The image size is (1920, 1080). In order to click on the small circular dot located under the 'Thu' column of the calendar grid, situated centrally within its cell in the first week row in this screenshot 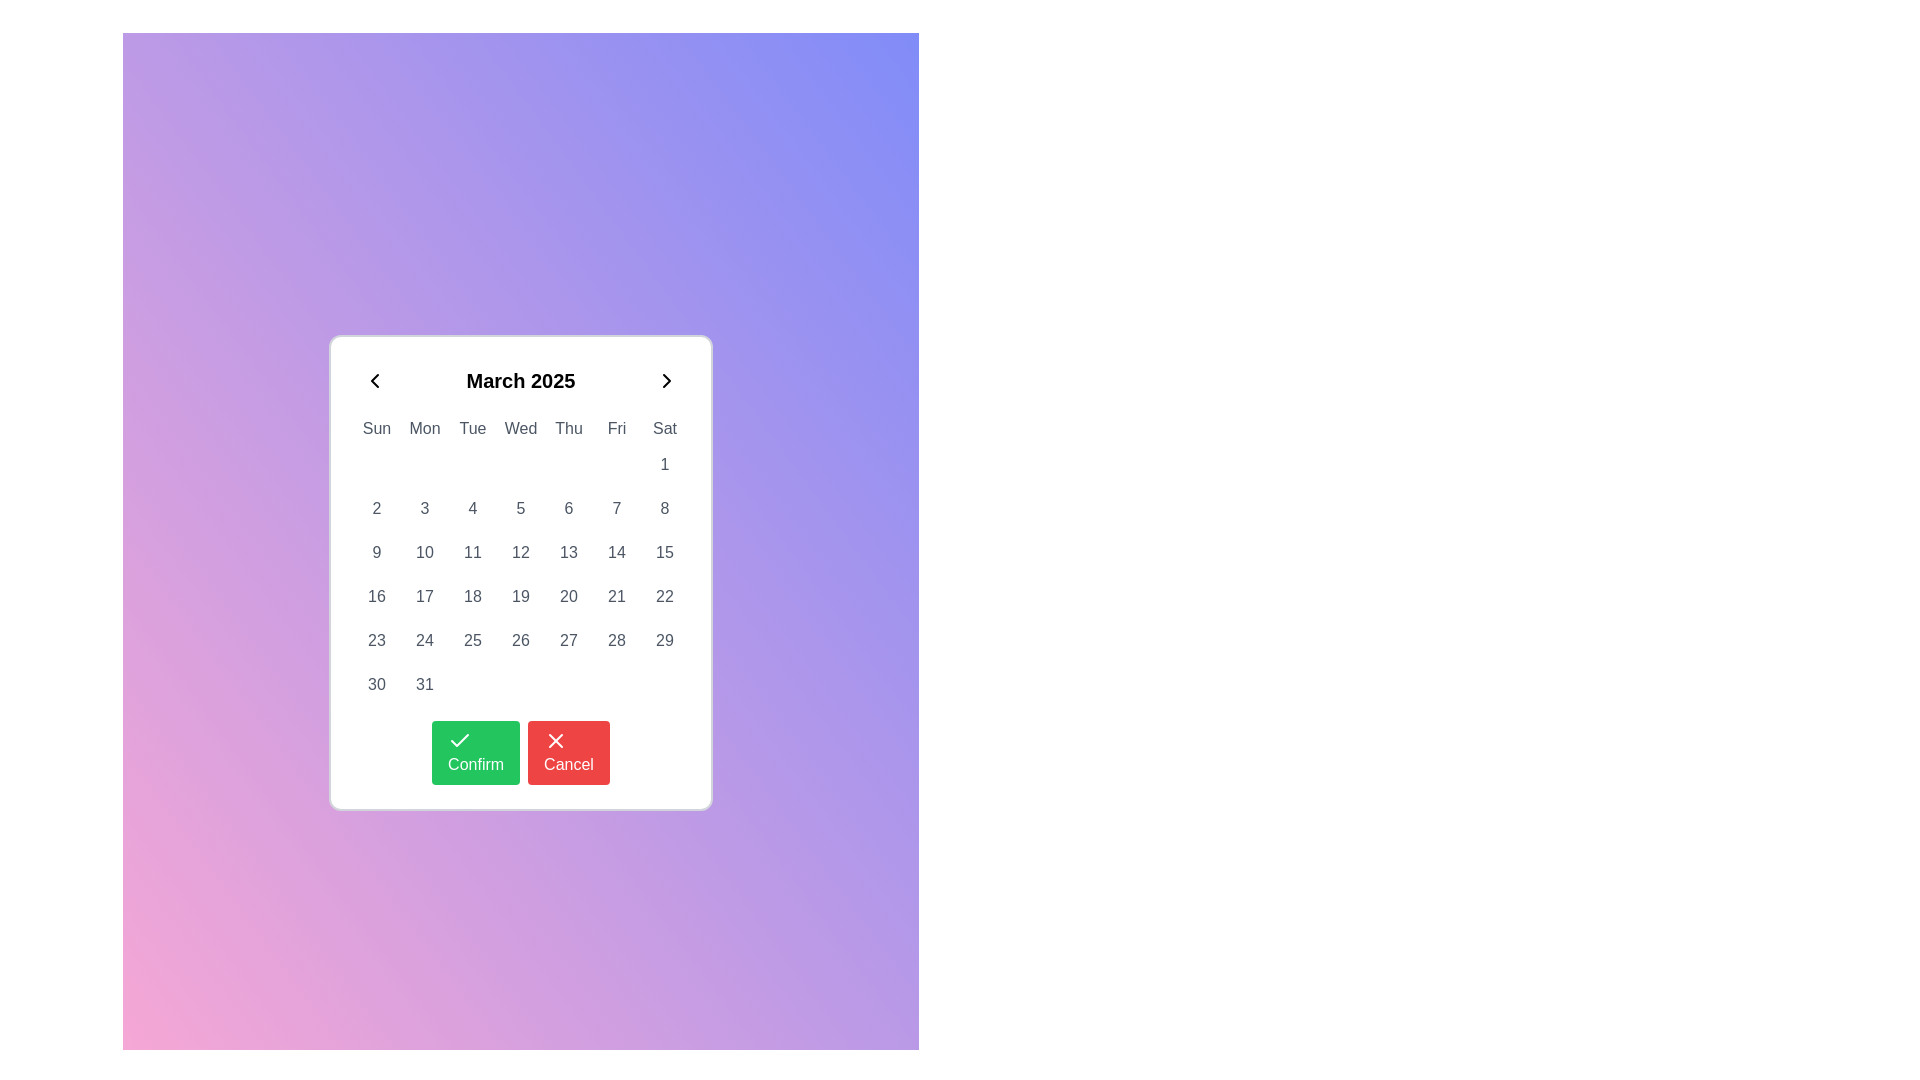, I will do `click(568, 465)`.